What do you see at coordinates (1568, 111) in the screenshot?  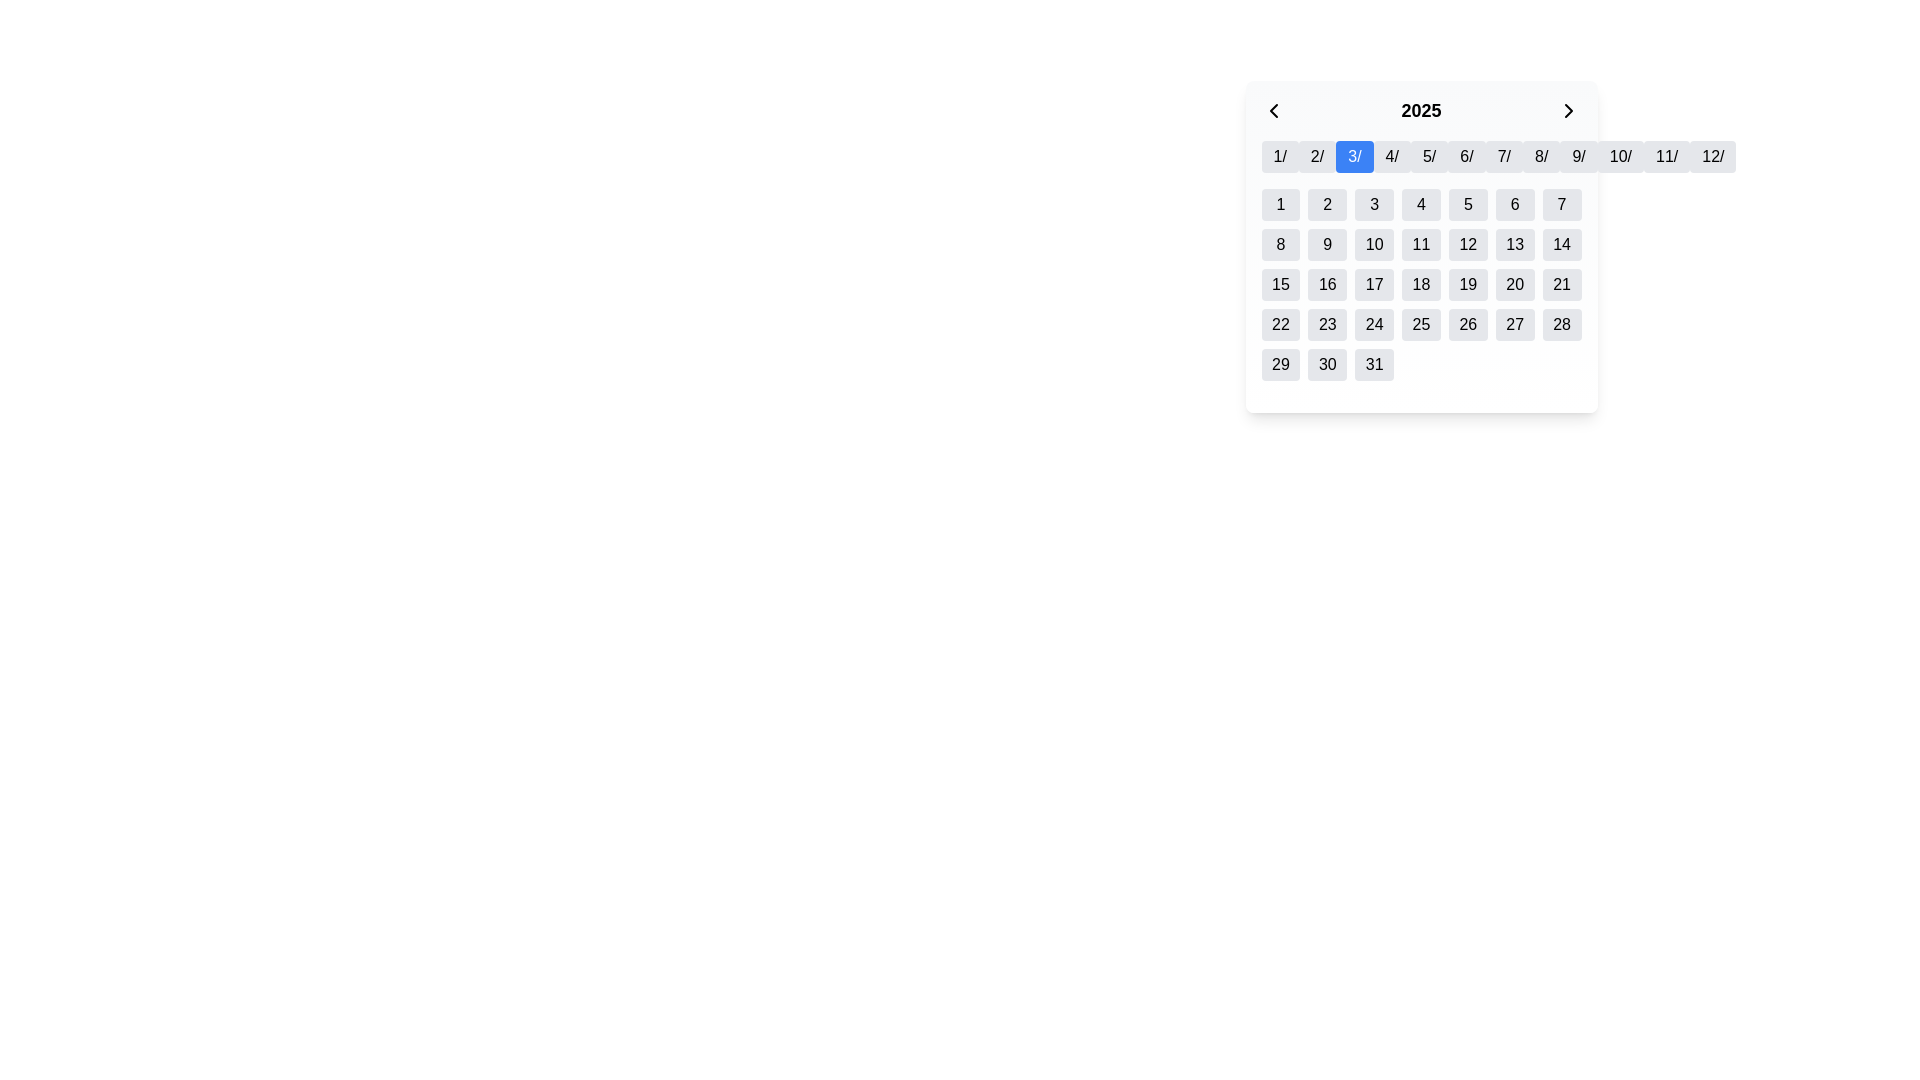 I see `the rightward chevron button with a black stroke located to the right of the text '2025' in the top-right corner of the calendar widget` at bounding box center [1568, 111].